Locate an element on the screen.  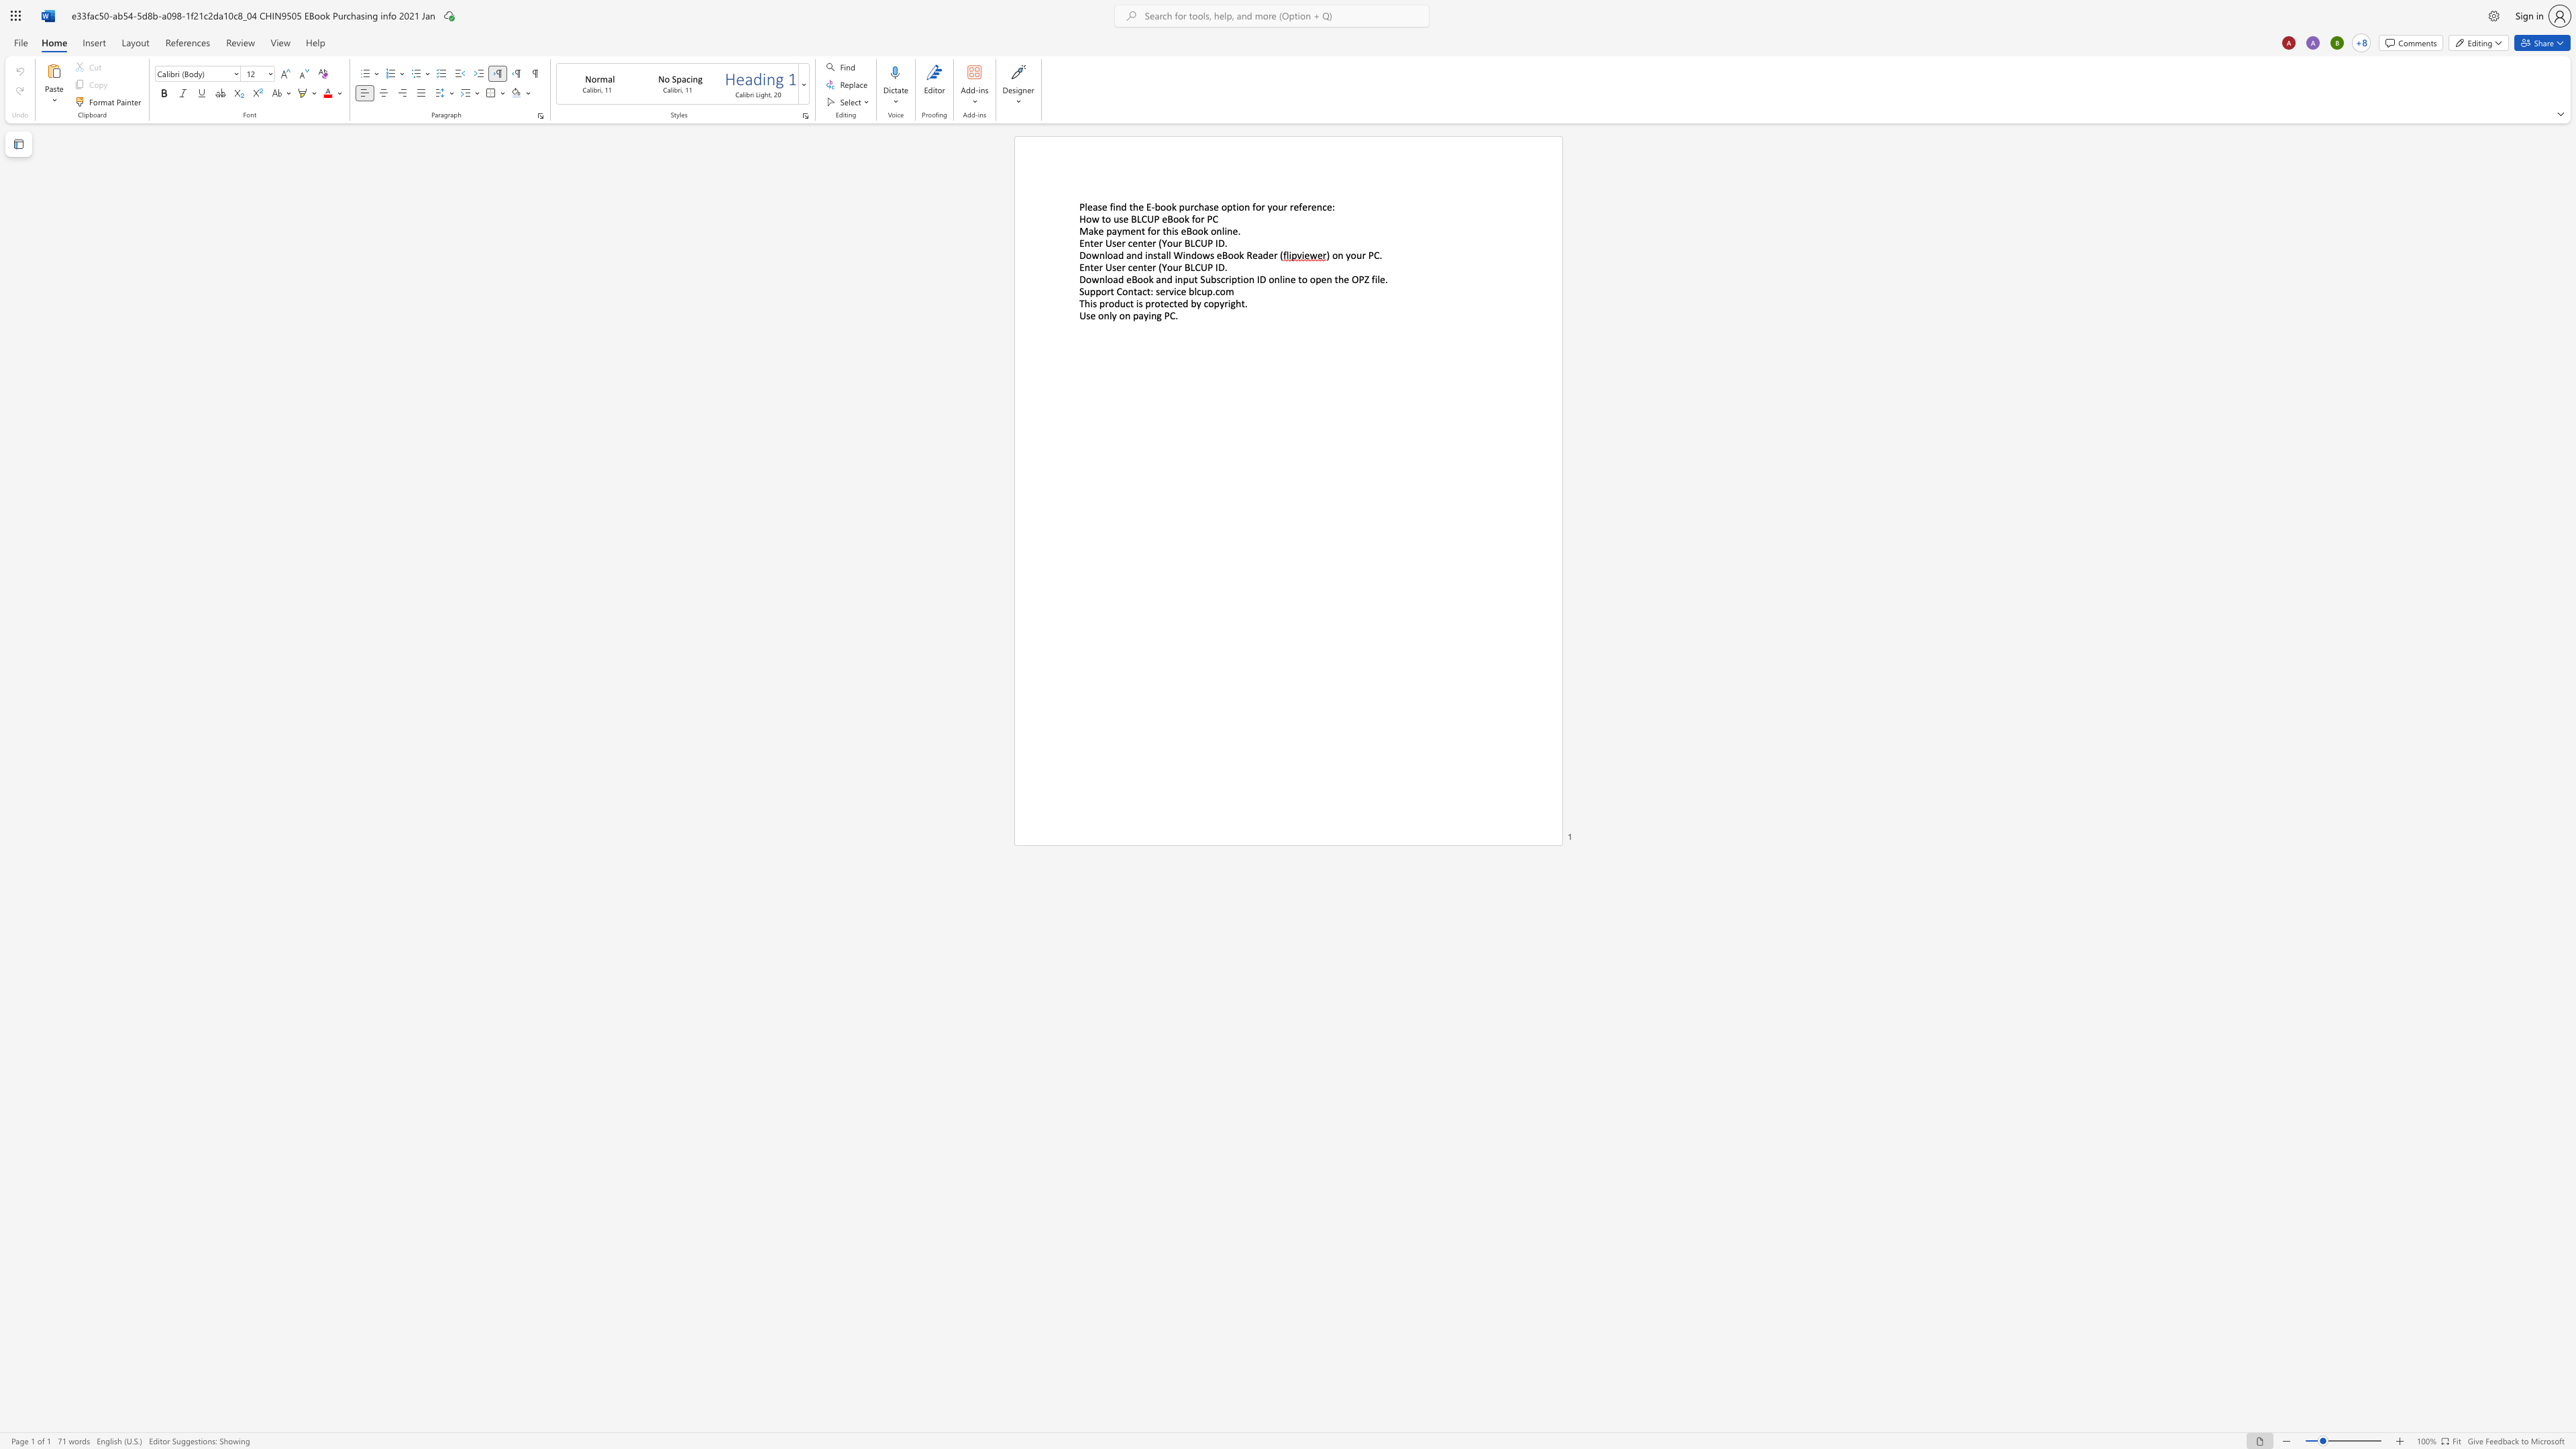
the 1th character "f" in the text is located at coordinates (1253, 206).